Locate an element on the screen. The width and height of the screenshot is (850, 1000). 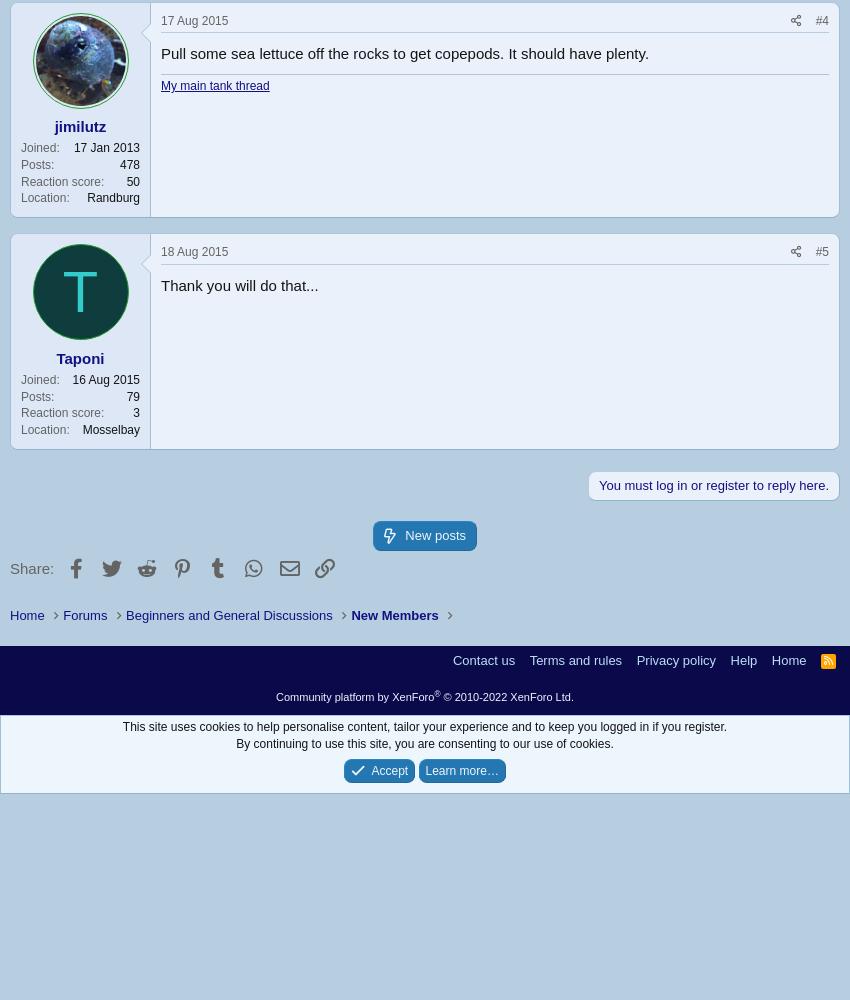
'478' is located at coordinates (129, 164).